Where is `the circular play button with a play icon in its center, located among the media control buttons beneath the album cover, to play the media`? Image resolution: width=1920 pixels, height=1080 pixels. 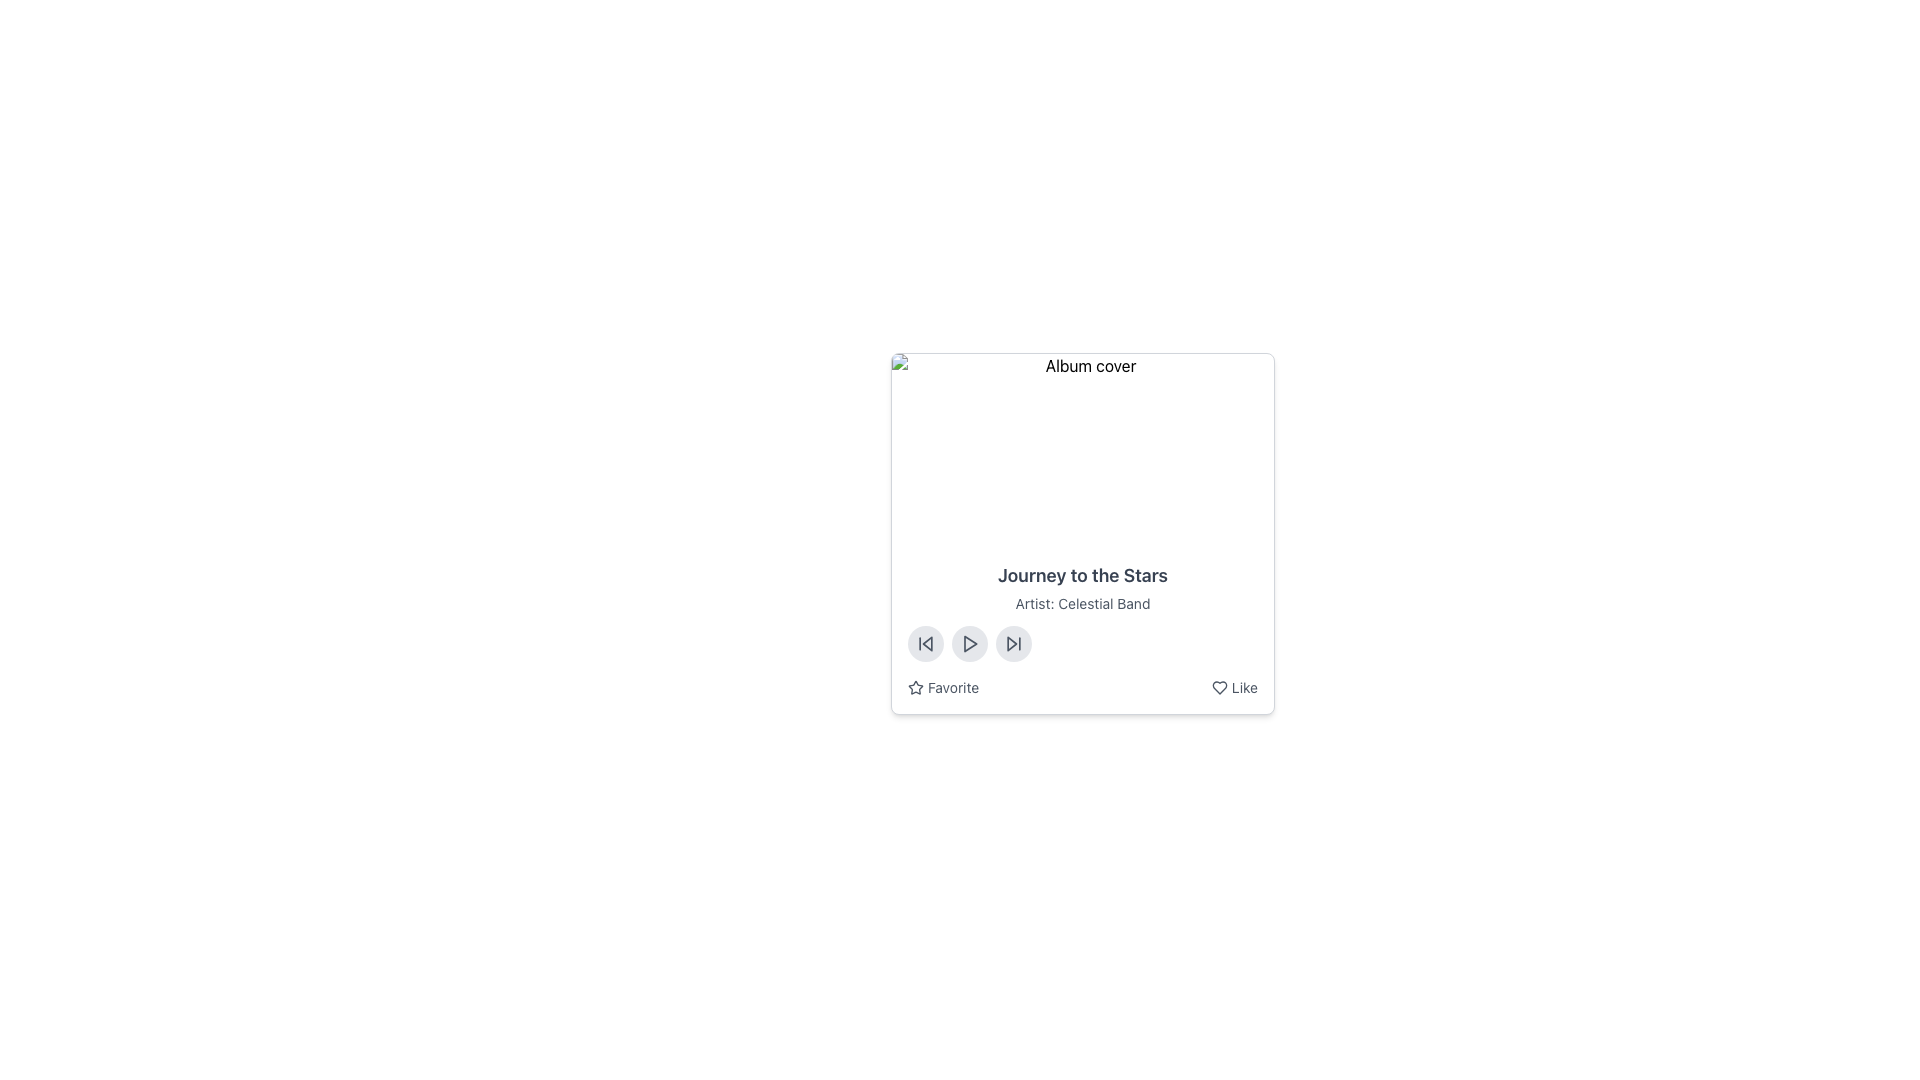 the circular play button with a play icon in its center, located among the media control buttons beneath the album cover, to play the media is located at coordinates (969, 644).